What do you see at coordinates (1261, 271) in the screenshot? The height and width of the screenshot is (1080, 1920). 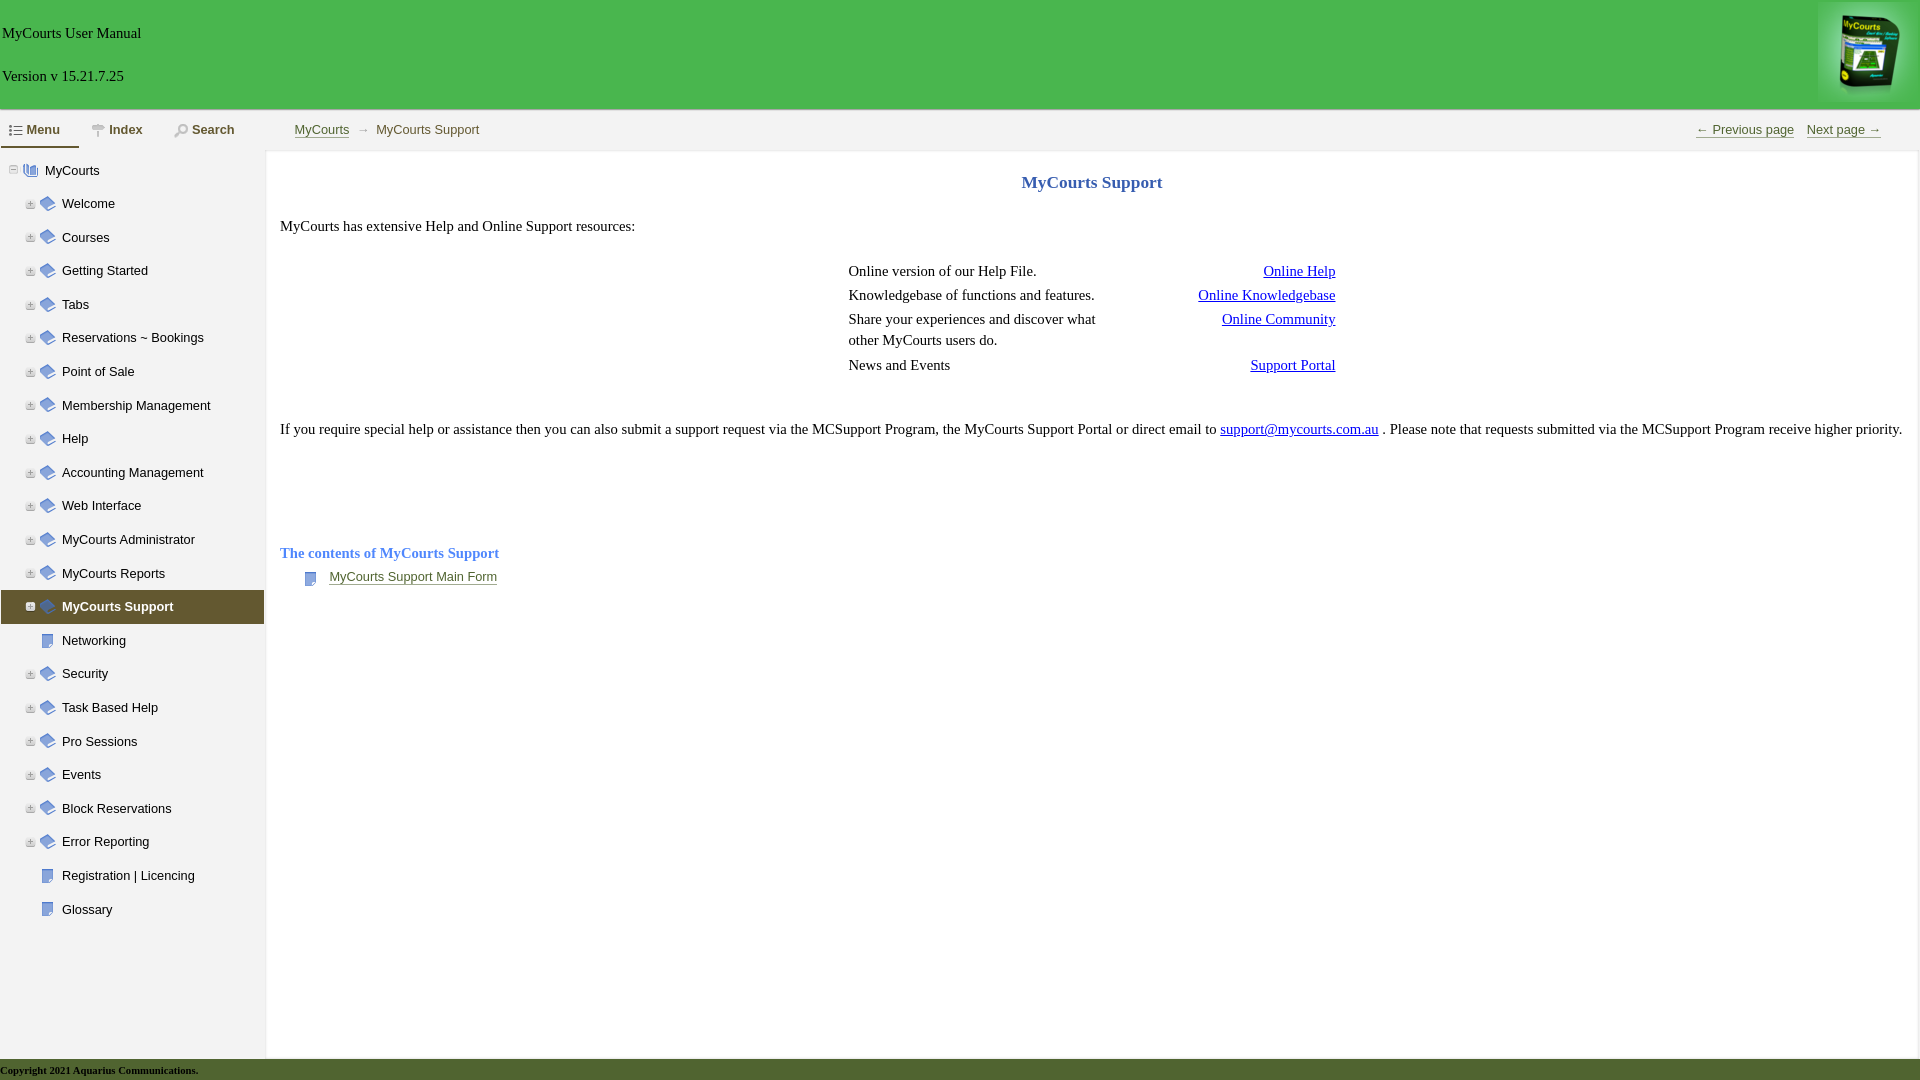 I see `'Online Help'` at bounding box center [1261, 271].